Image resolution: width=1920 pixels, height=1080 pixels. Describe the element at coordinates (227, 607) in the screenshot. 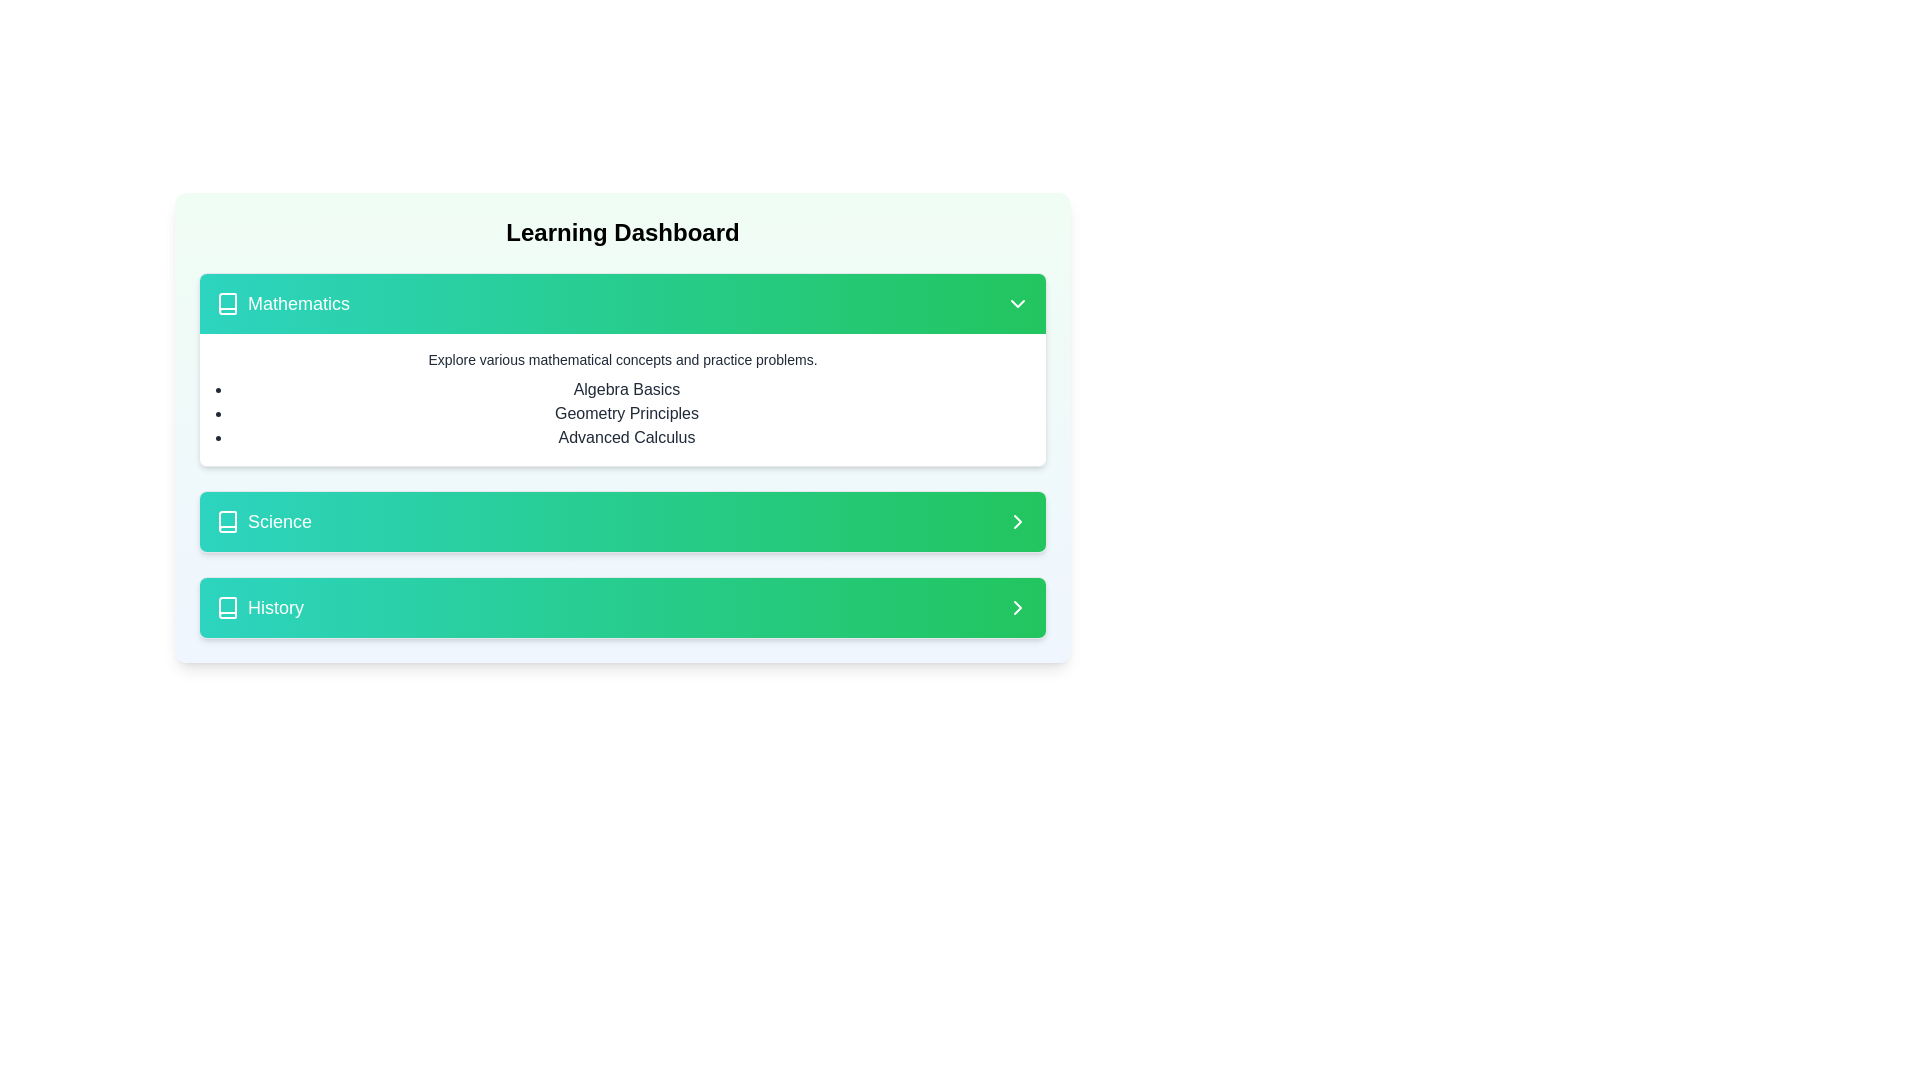

I see `the 'History' icon located on the left side of the 'History' button, which is the third button in a vertical list of three buttons: 'Mathematics', 'Science', and 'History'` at that location.